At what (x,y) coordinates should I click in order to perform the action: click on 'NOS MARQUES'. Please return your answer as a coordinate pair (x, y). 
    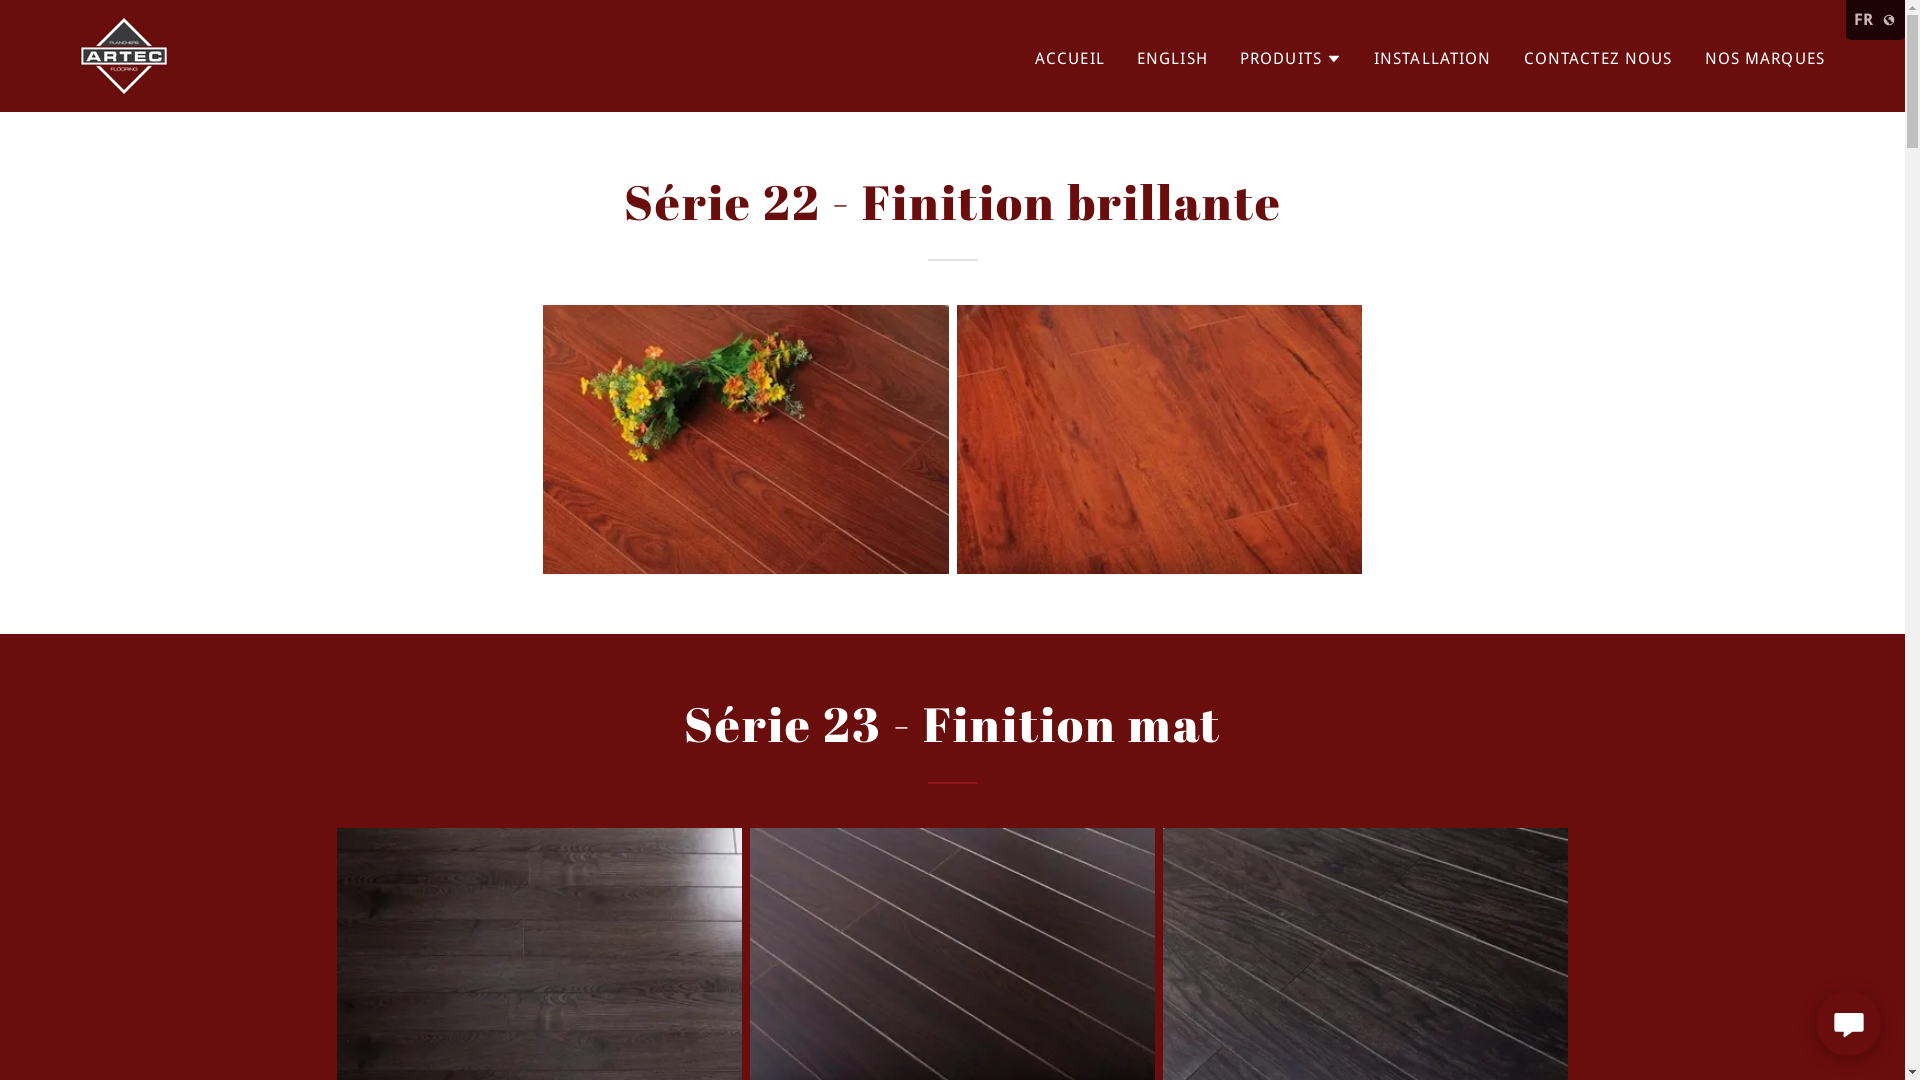
    Looking at the image, I should click on (1697, 56).